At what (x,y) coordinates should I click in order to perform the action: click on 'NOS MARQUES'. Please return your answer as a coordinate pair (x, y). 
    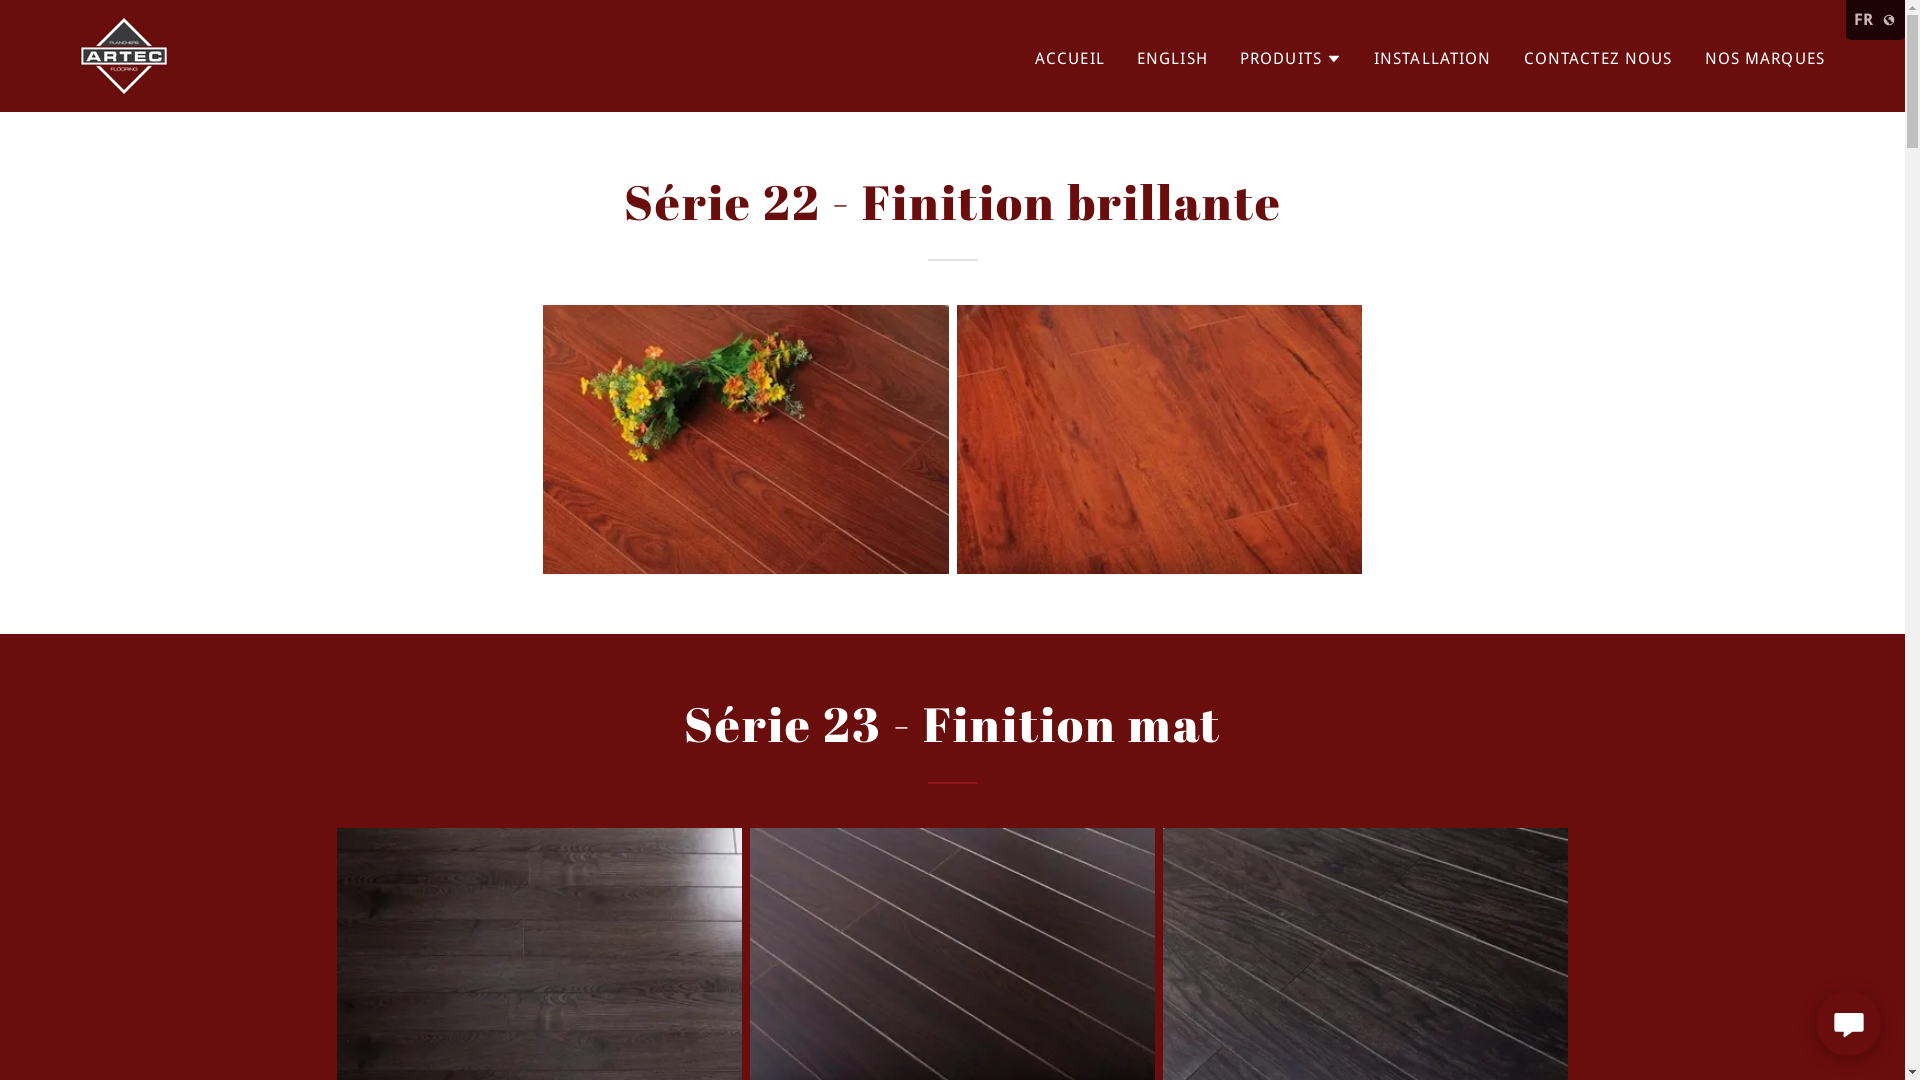
    Looking at the image, I should click on (1697, 56).